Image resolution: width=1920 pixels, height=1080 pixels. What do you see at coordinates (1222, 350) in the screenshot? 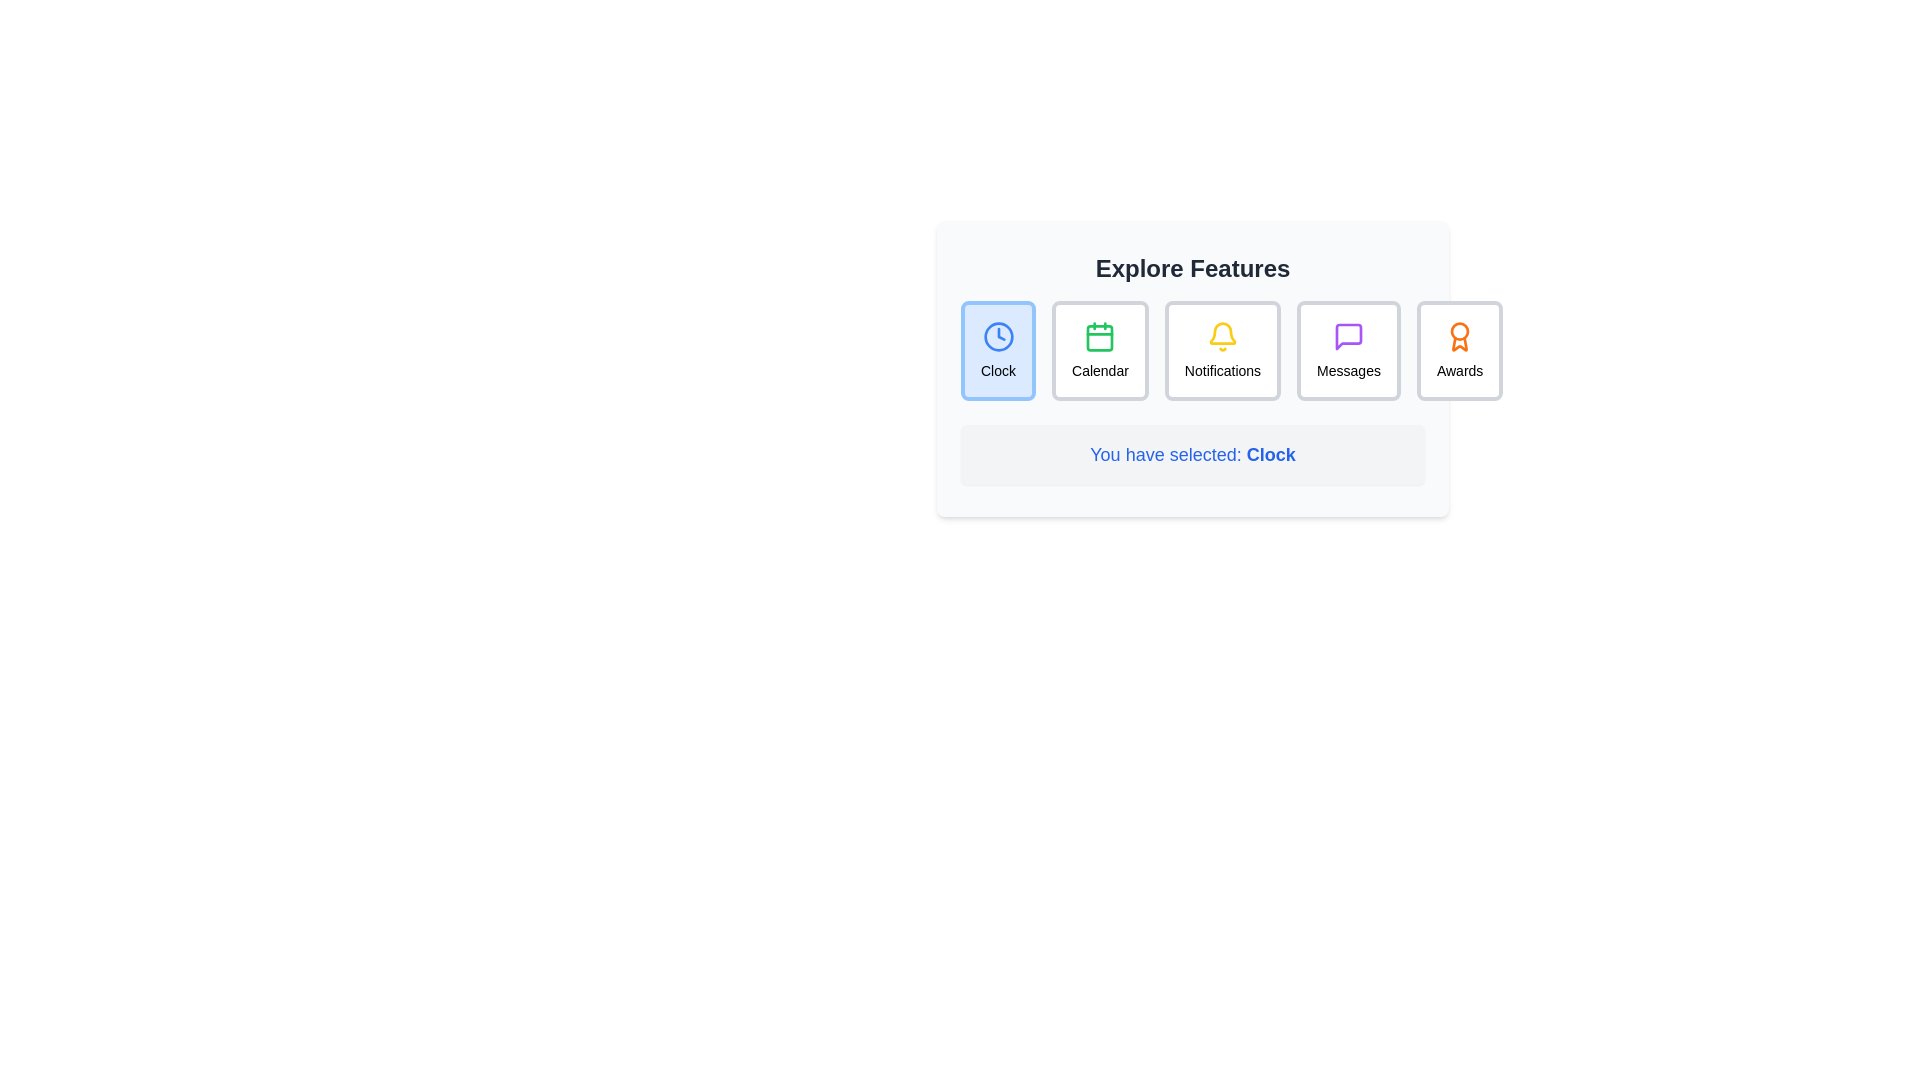
I see `the third button from the left in the 'Explore Features' card` at bounding box center [1222, 350].